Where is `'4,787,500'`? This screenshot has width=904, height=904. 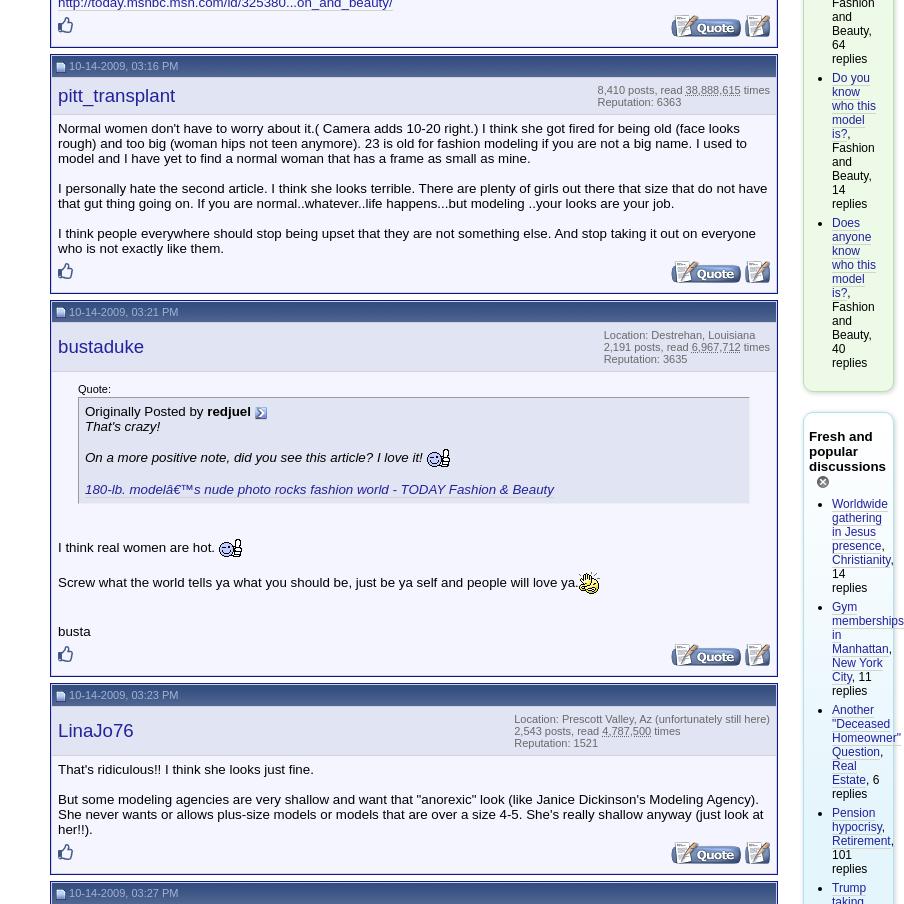 '4,787,500' is located at coordinates (626, 728).